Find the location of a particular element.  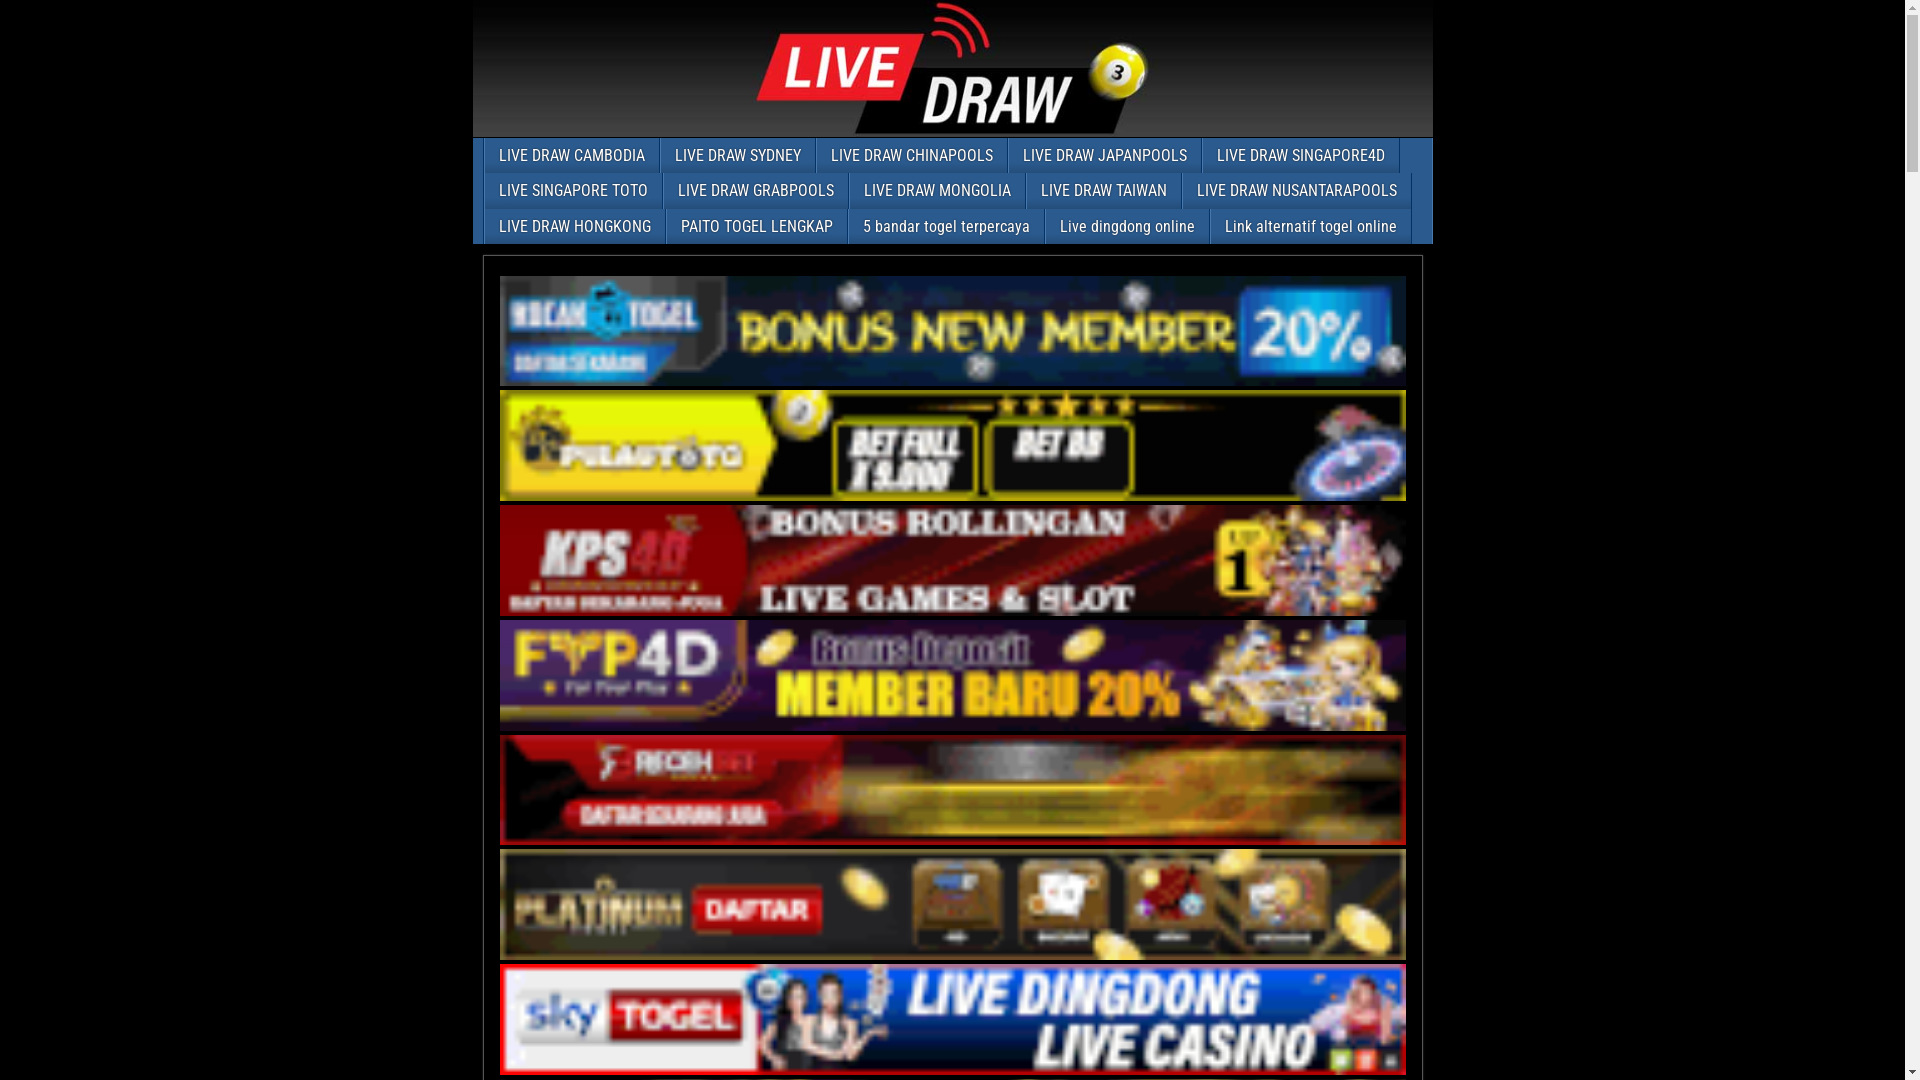

'LIVE DRAW CHINAPOOLS' is located at coordinates (910, 154).